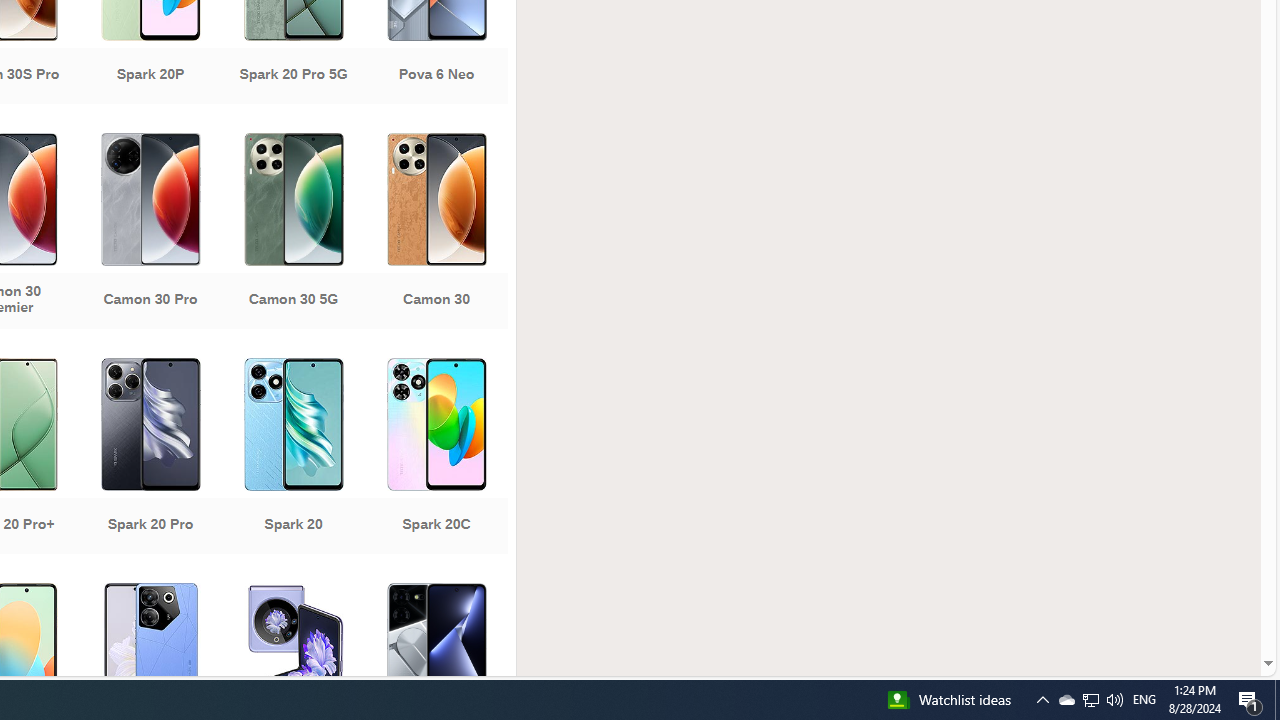  I want to click on 'Camon 30 Pro', so click(149, 232).